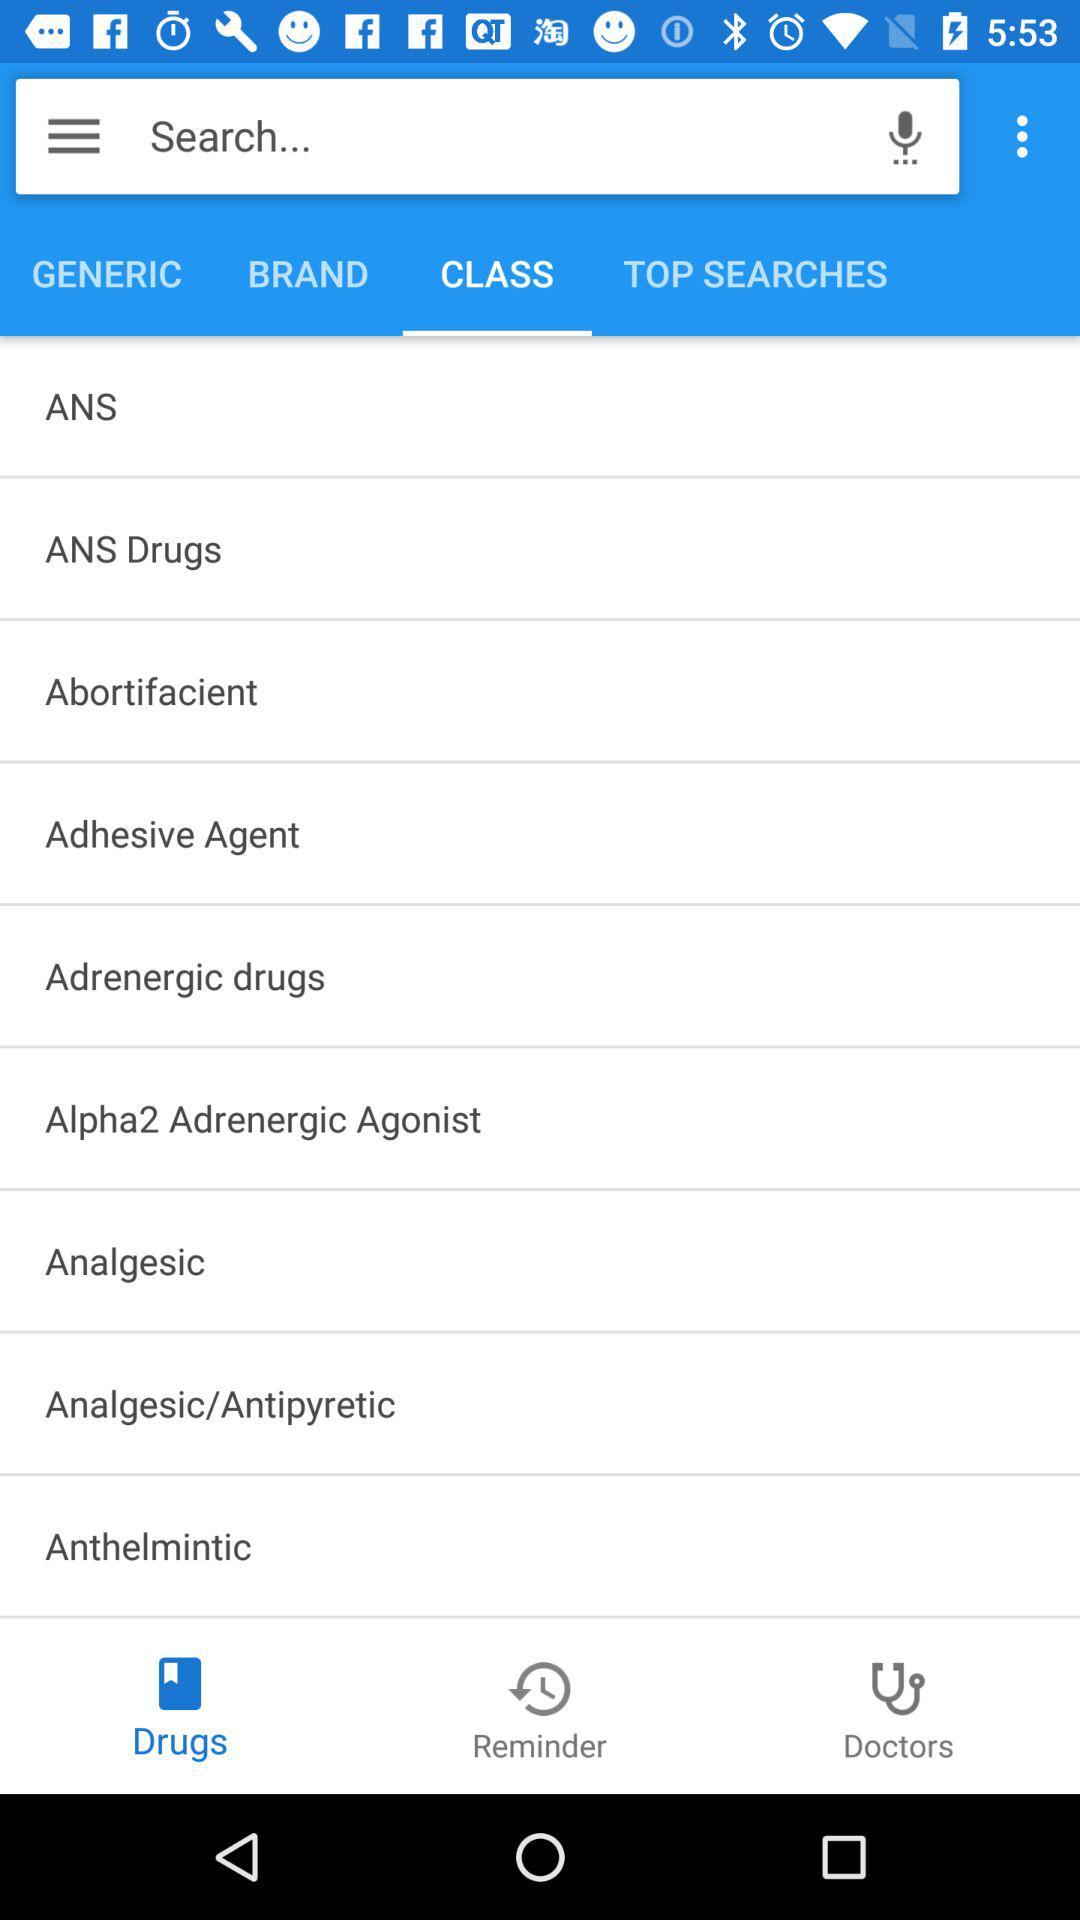 This screenshot has width=1080, height=1920. Describe the element at coordinates (540, 1544) in the screenshot. I see `item below the analgesic/antipyretic icon` at that location.